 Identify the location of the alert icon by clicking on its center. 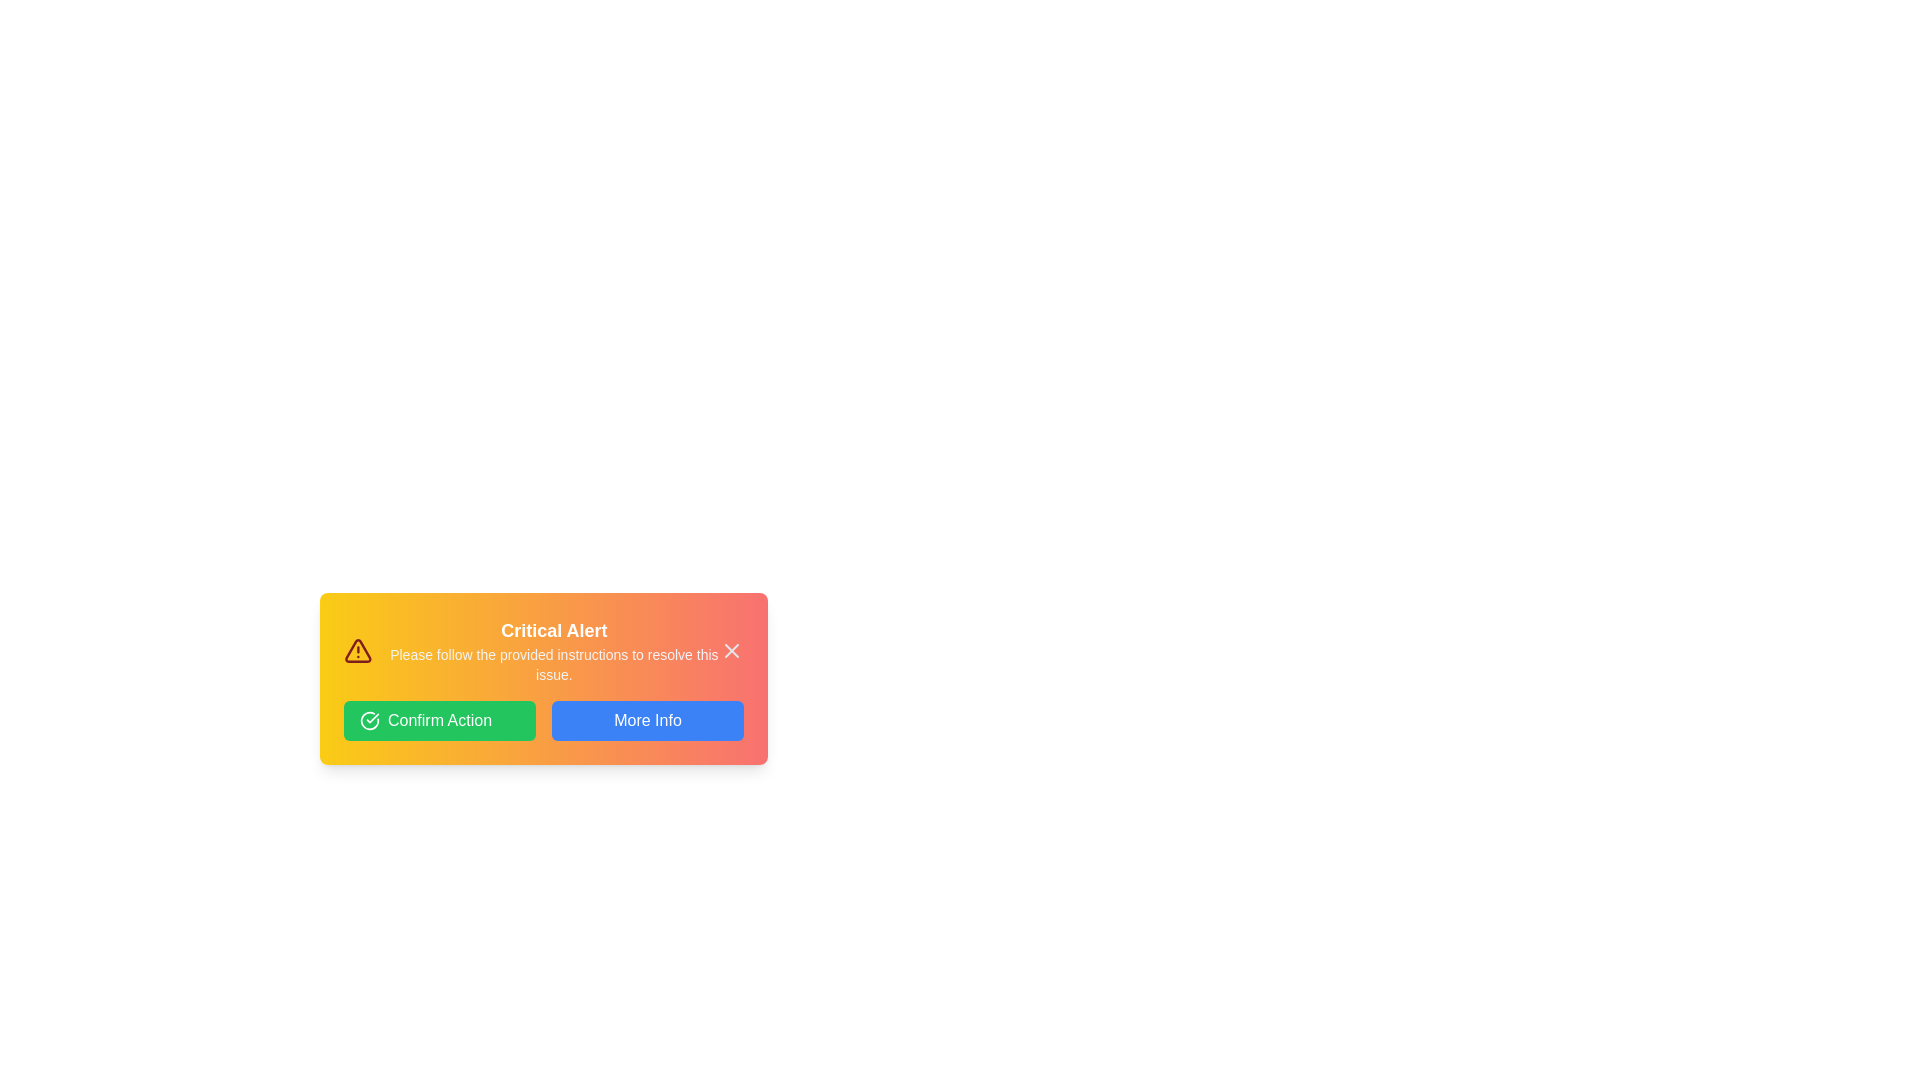
(358, 651).